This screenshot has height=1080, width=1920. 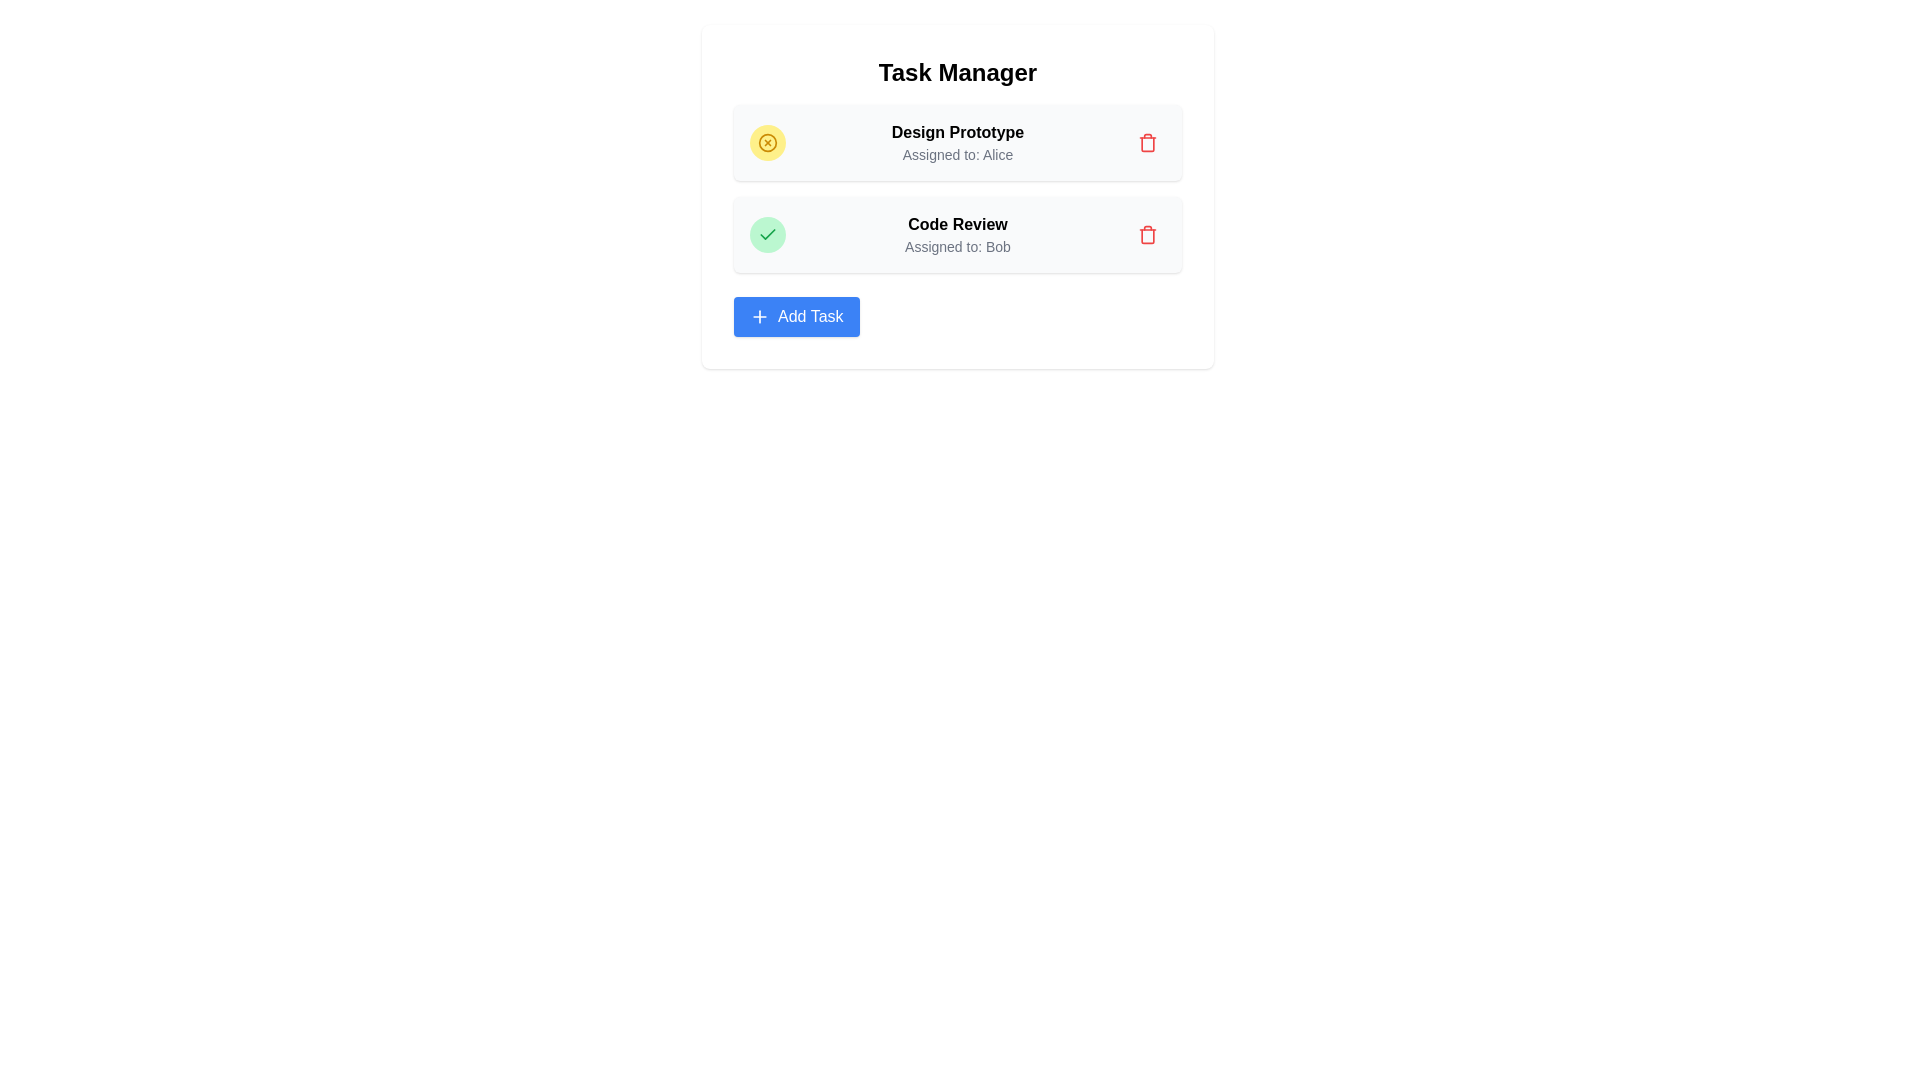 What do you see at coordinates (957, 245) in the screenshot?
I see `the informational text label that denotes the individual assigned to the 'Code Review' task, located below the 'Code Review' label within the second task card` at bounding box center [957, 245].